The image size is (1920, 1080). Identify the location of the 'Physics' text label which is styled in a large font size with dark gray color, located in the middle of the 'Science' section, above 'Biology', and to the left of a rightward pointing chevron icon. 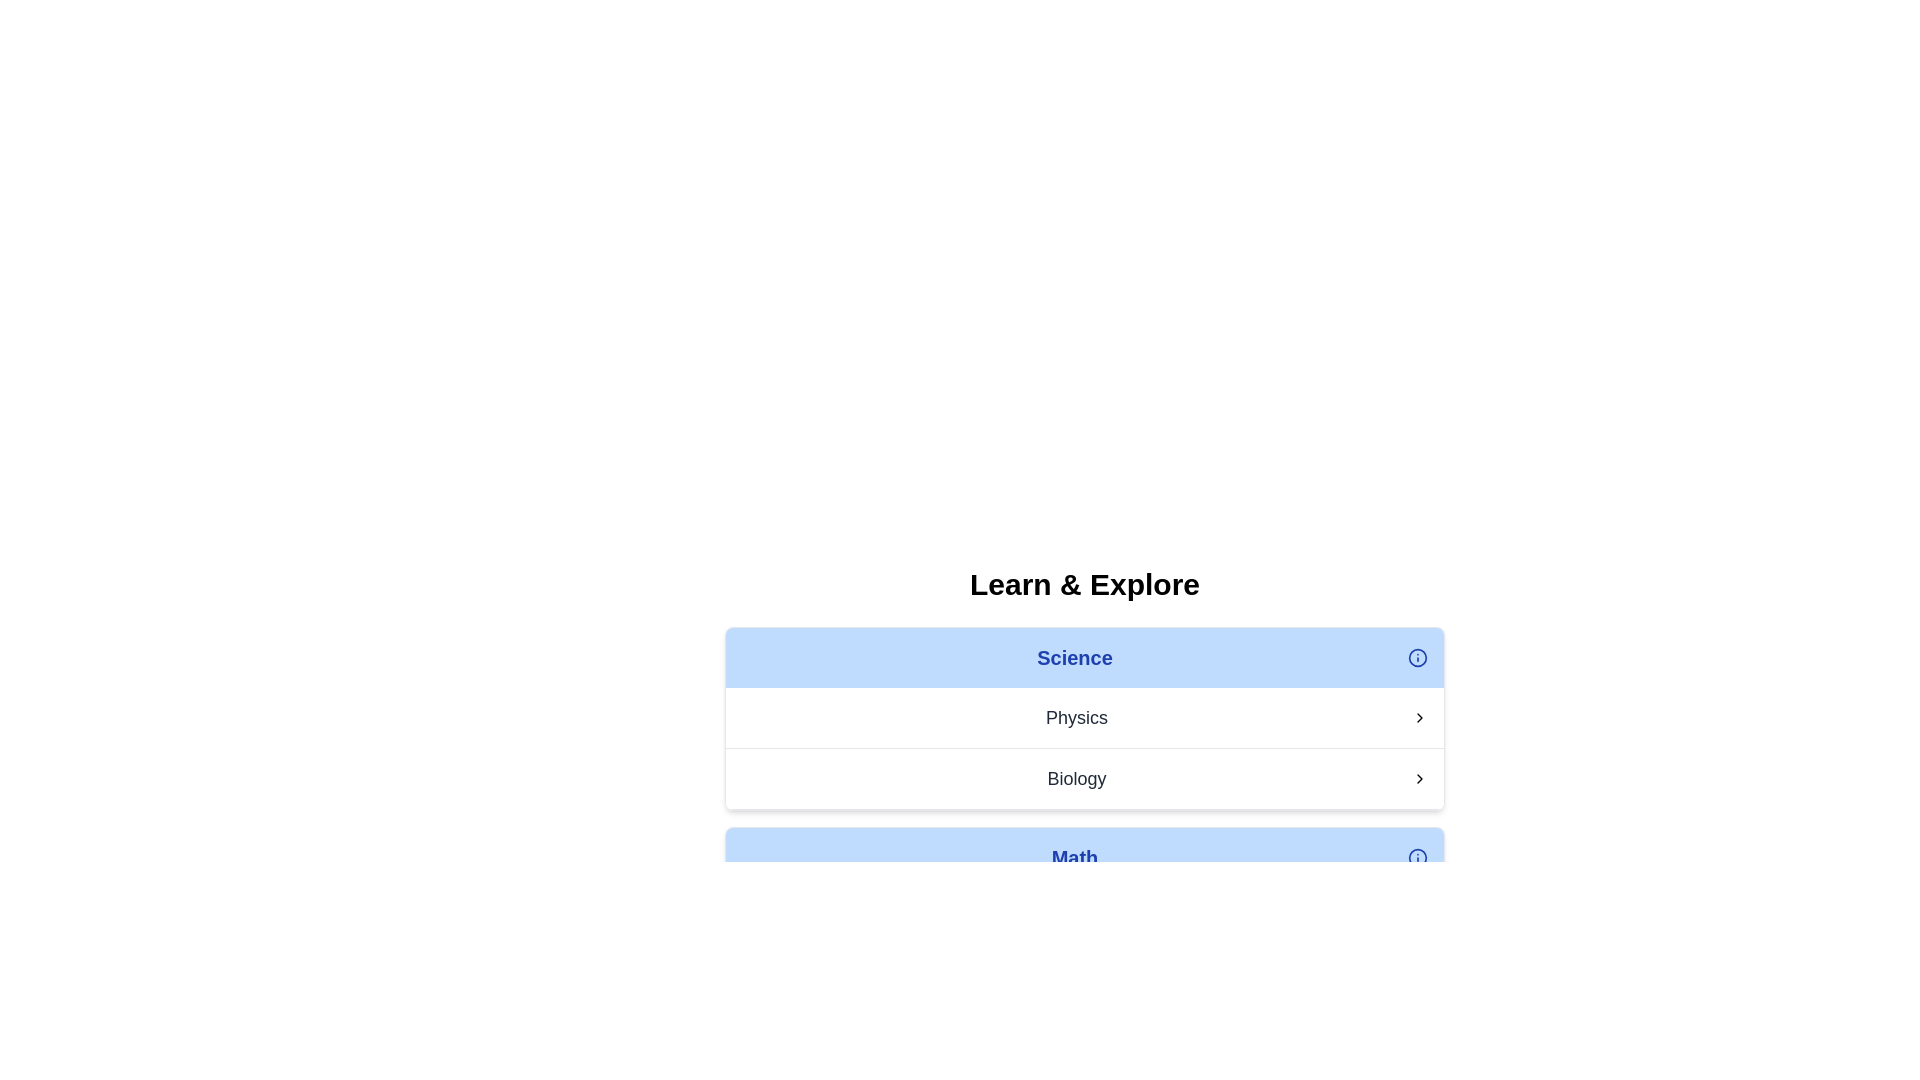
(1075, 716).